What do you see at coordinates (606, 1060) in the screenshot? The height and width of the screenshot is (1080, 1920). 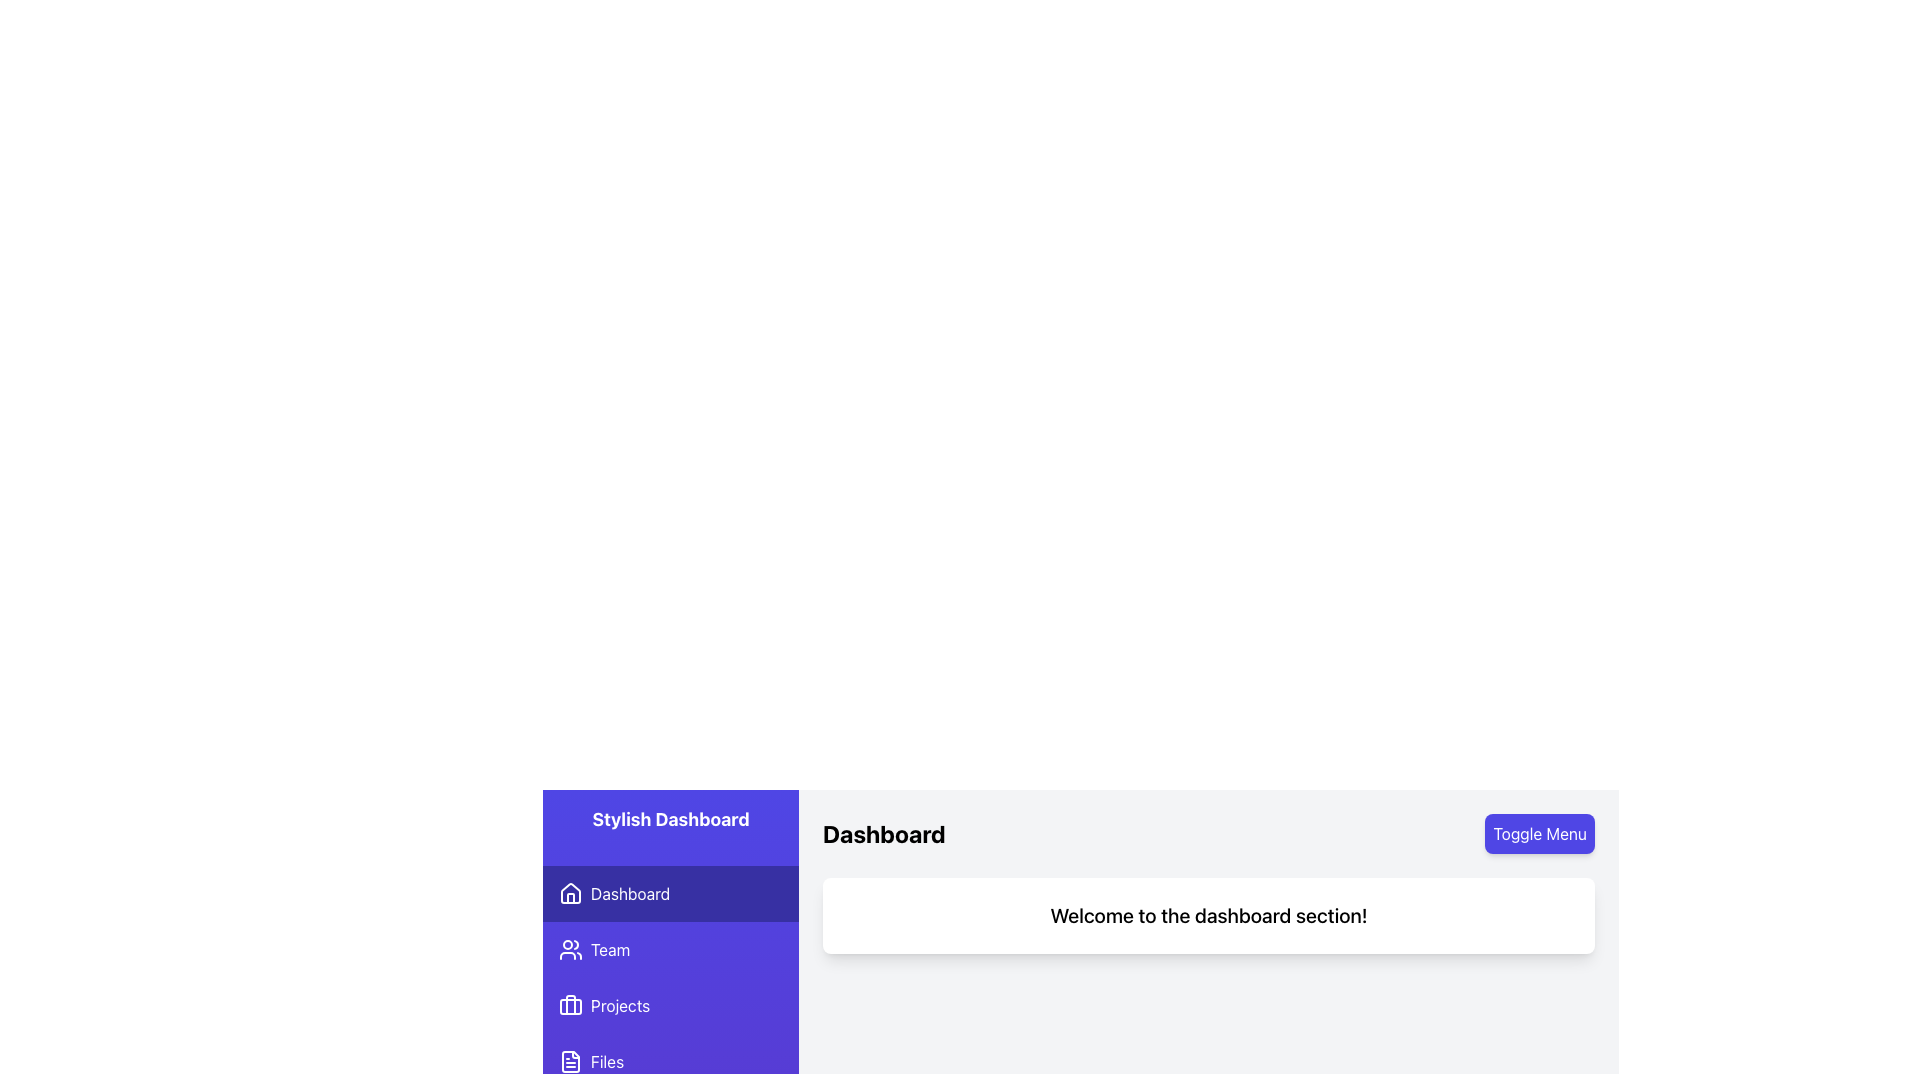 I see `the 'Files' text label in the vertical sidebar menu` at bounding box center [606, 1060].